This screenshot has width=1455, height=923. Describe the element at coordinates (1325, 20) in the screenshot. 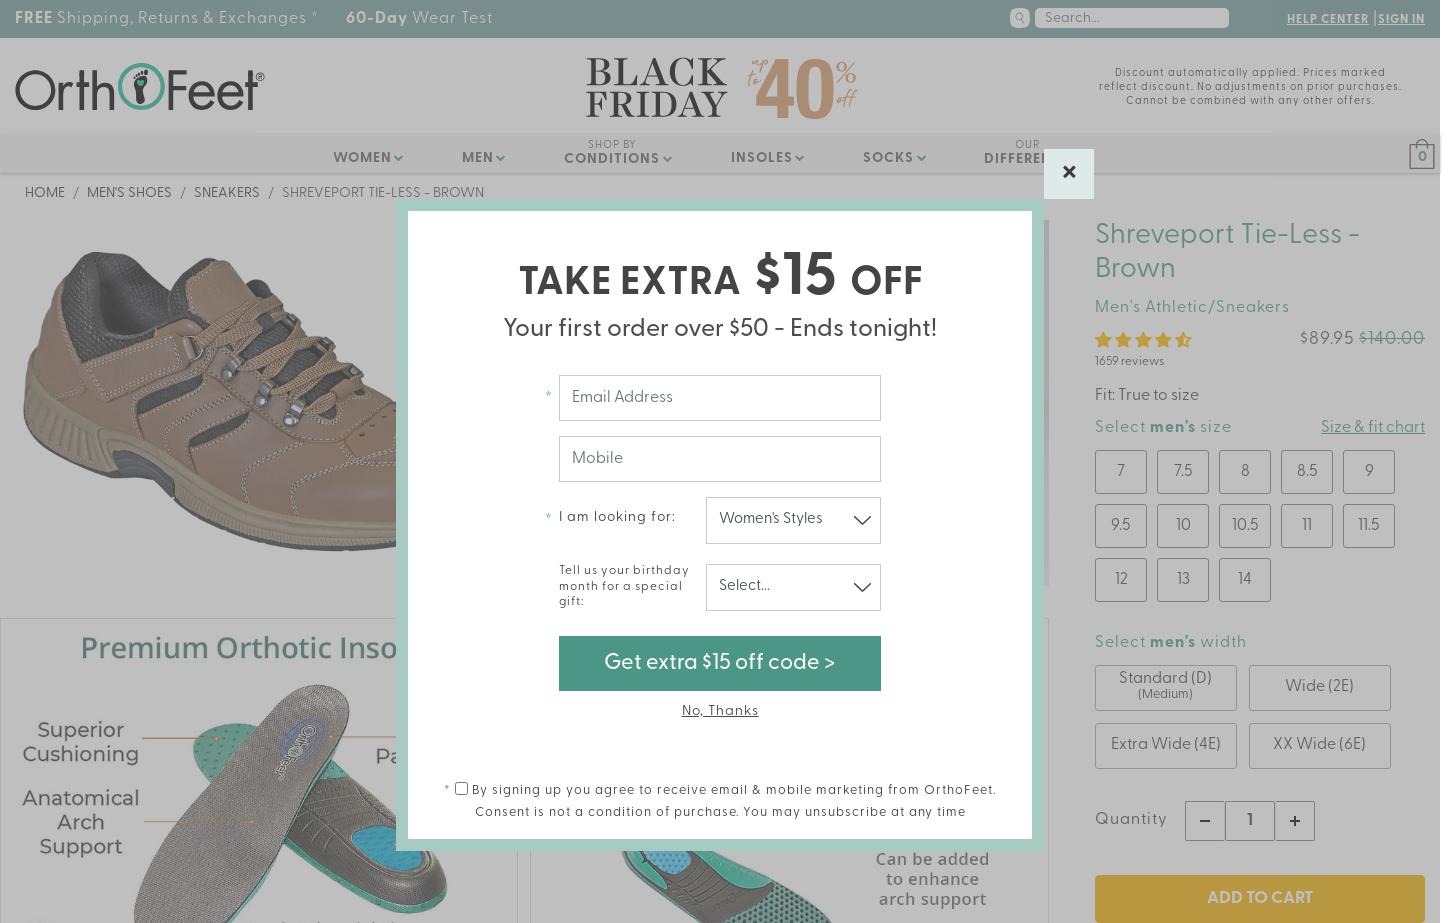

I see `'HELP CENTER'` at that location.